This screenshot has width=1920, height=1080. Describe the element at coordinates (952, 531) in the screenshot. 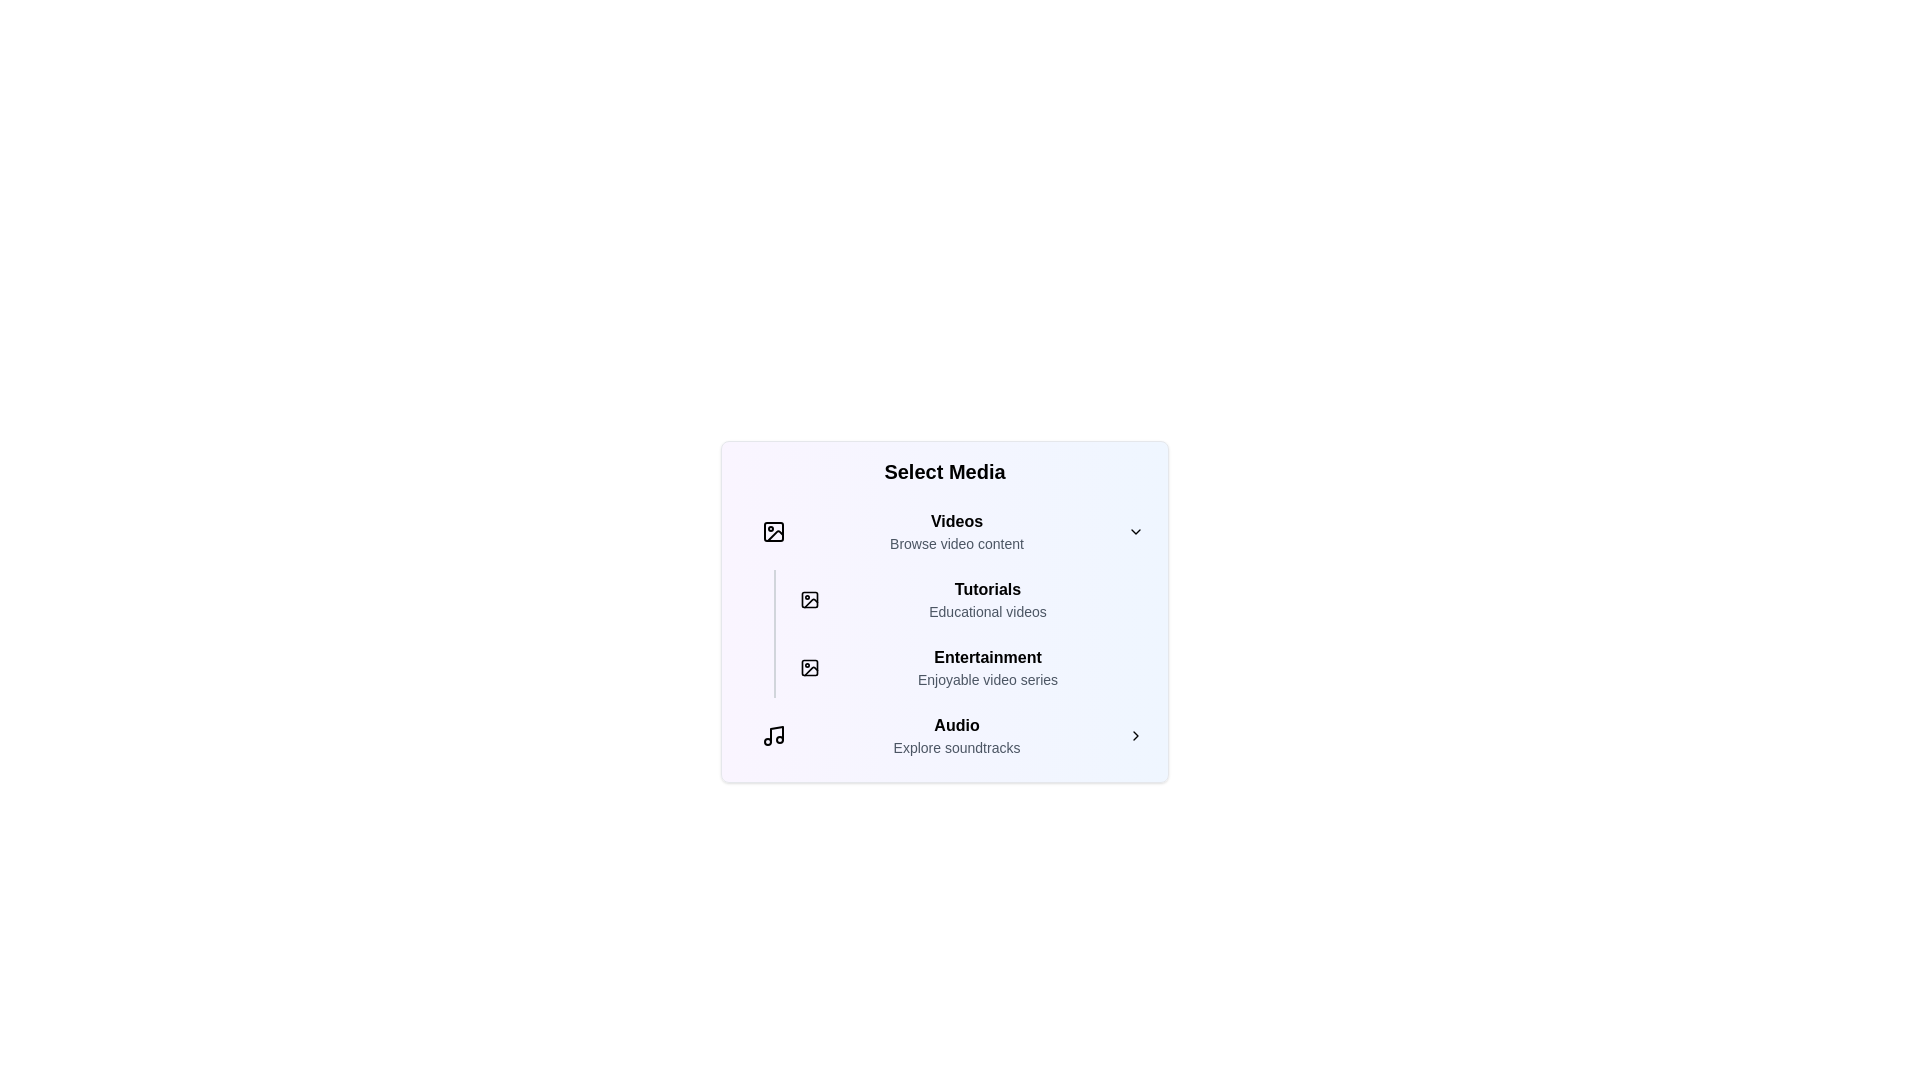

I see `the 'Videos' menu item labeled 'Browse video content'` at that location.